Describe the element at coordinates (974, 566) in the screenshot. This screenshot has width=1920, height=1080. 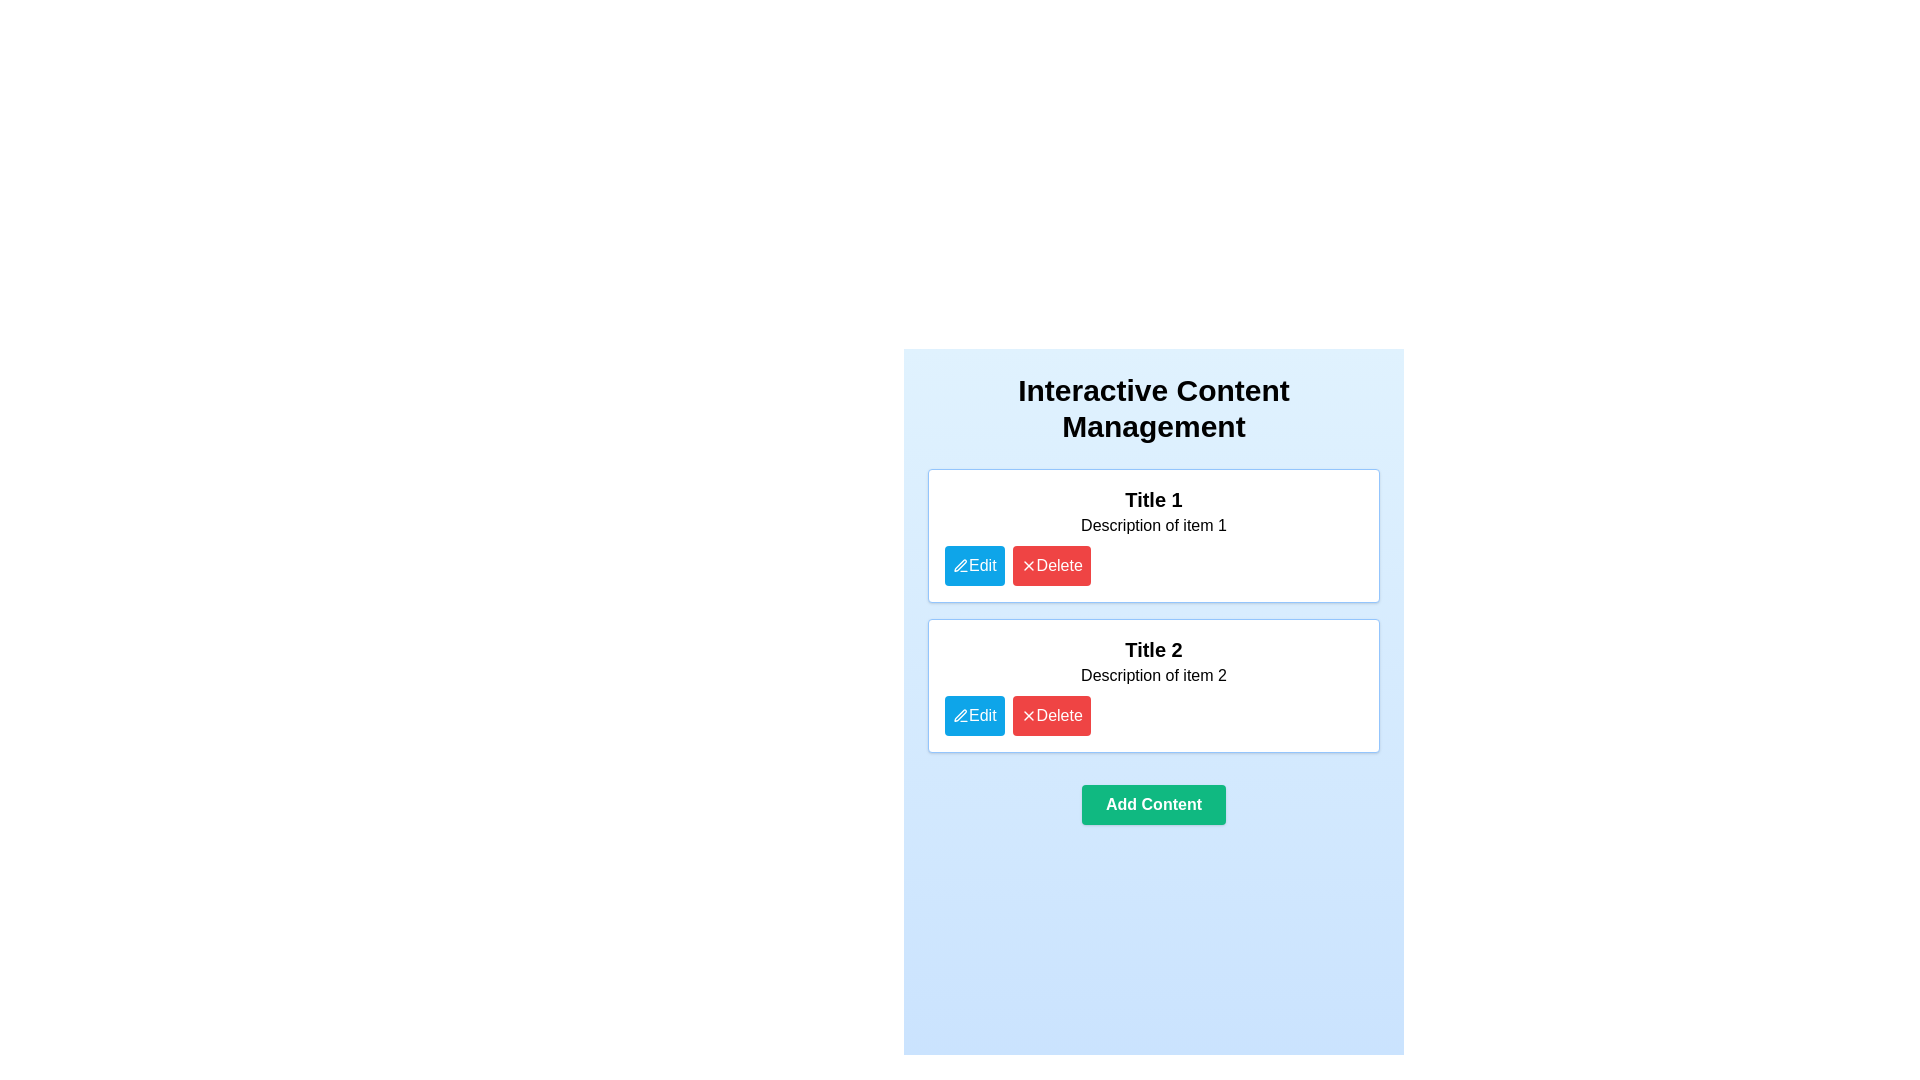
I see `the button that allows editing the content under 'Title 1', positioned to the left of the 'Delete' button in the section labeled 'Title 1 - Description of item 1'` at that location.